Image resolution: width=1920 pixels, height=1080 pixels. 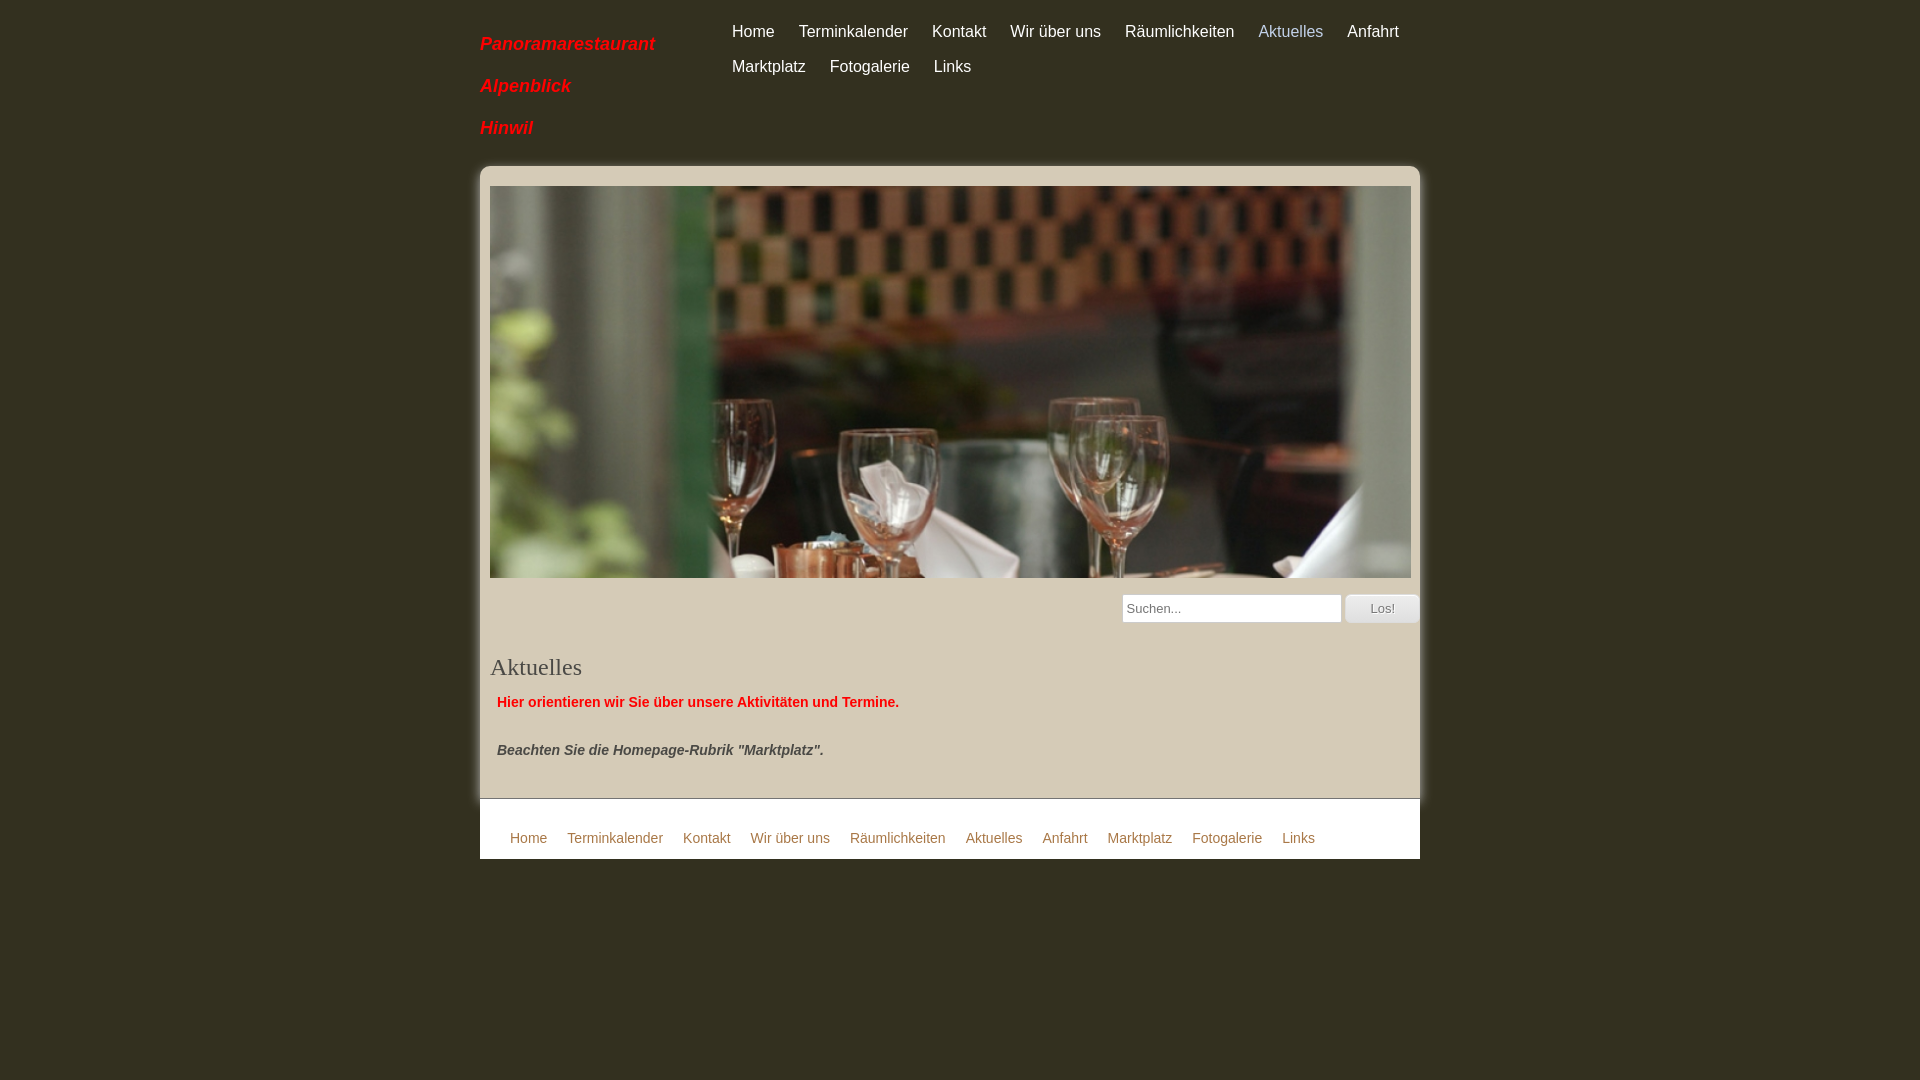 What do you see at coordinates (1371, 31) in the screenshot?
I see `'Anfahrt'` at bounding box center [1371, 31].